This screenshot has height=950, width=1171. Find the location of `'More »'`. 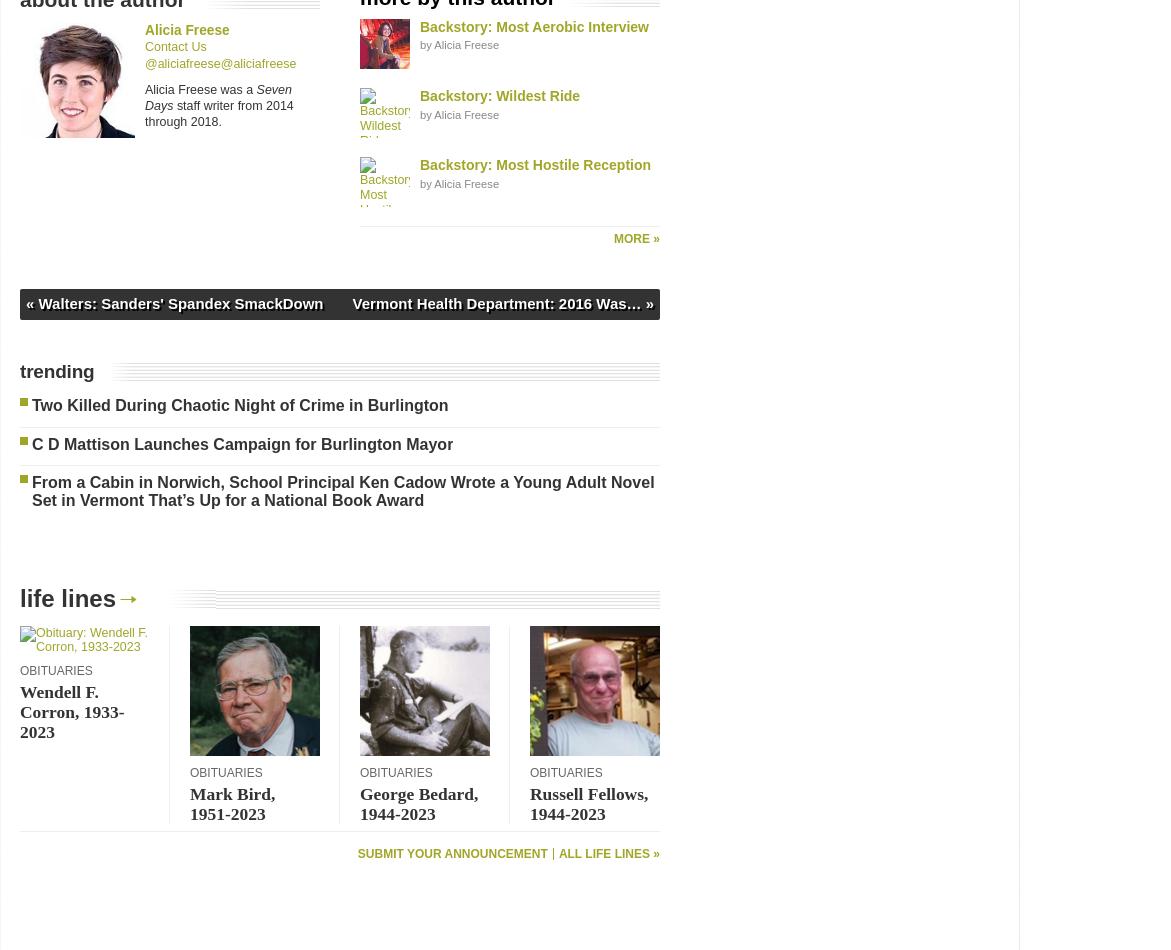

'More »' is located at coordinates (635, 237).